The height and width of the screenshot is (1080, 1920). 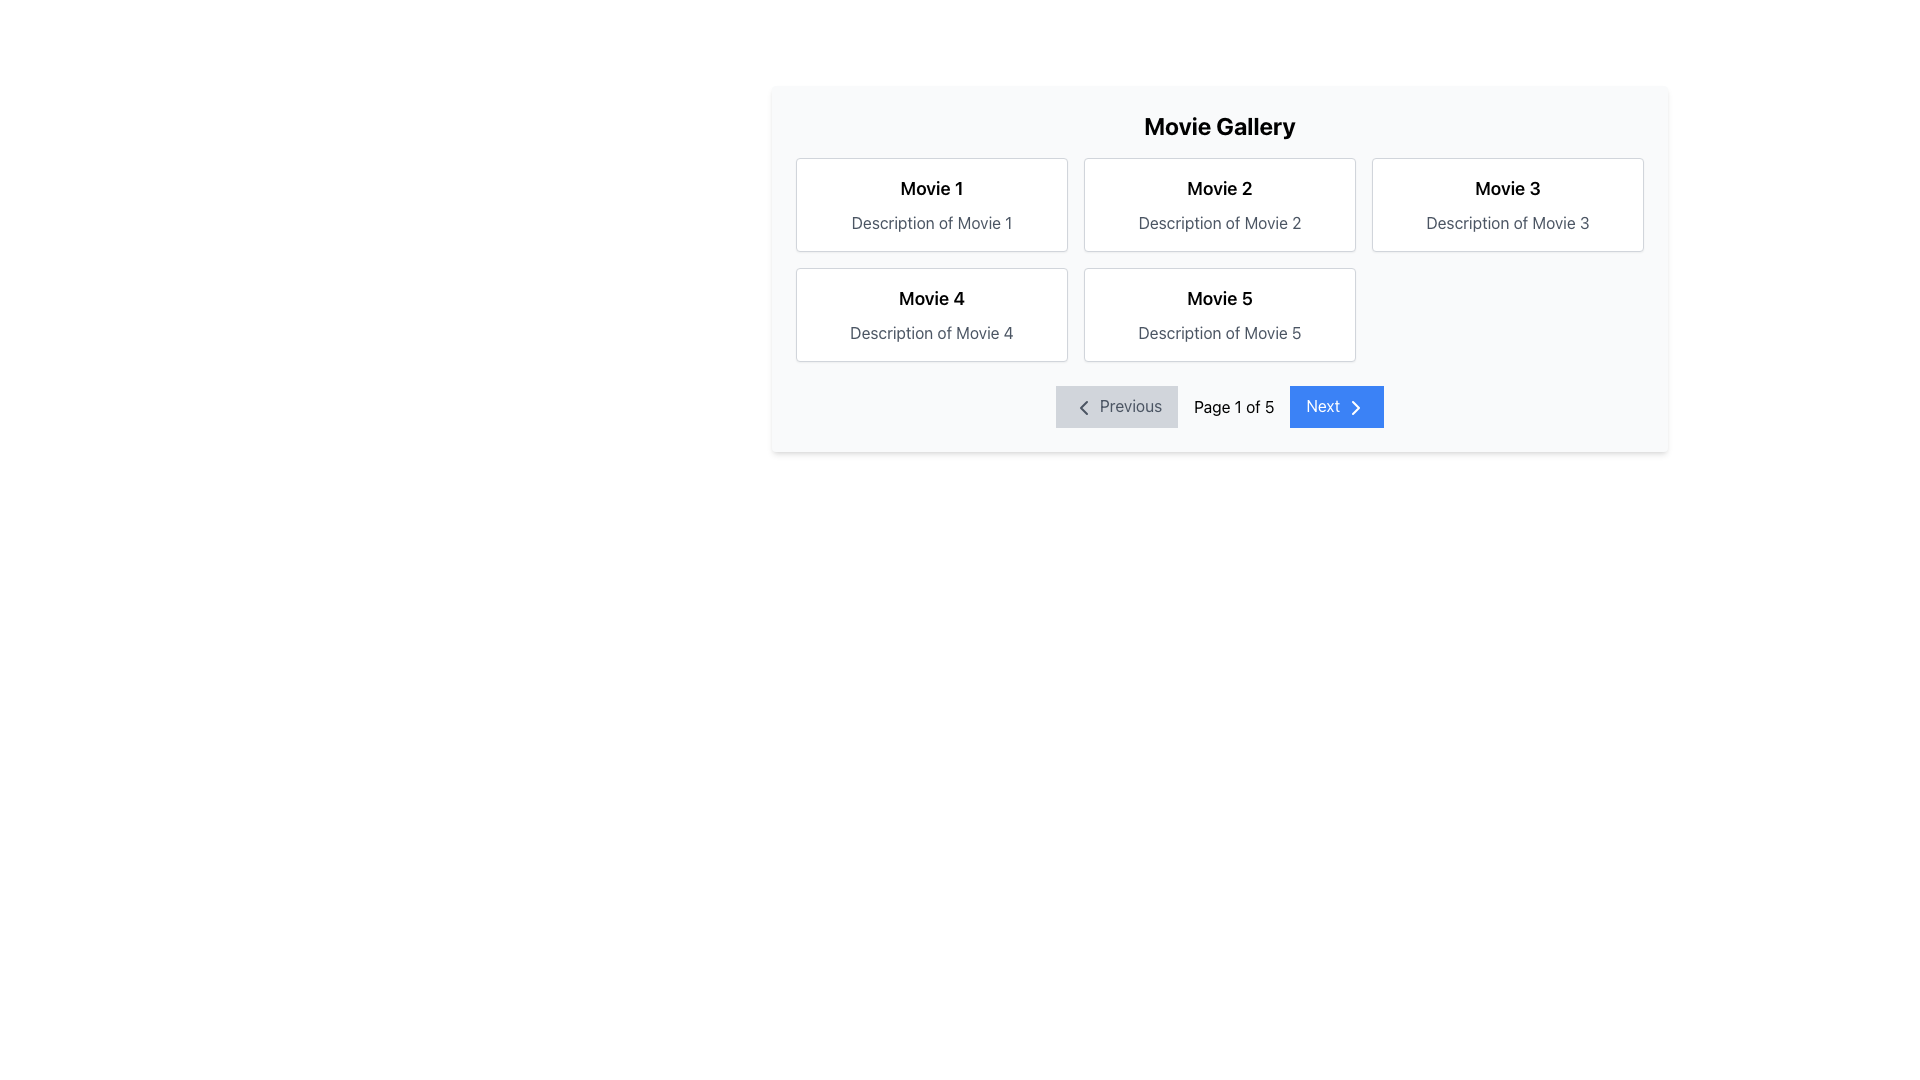 I want to click on the left-pointing chevron icon within the 'Previous' button, which is styled with a gray color and has a thin, rounded stroke, so click(x=1082, y=406).